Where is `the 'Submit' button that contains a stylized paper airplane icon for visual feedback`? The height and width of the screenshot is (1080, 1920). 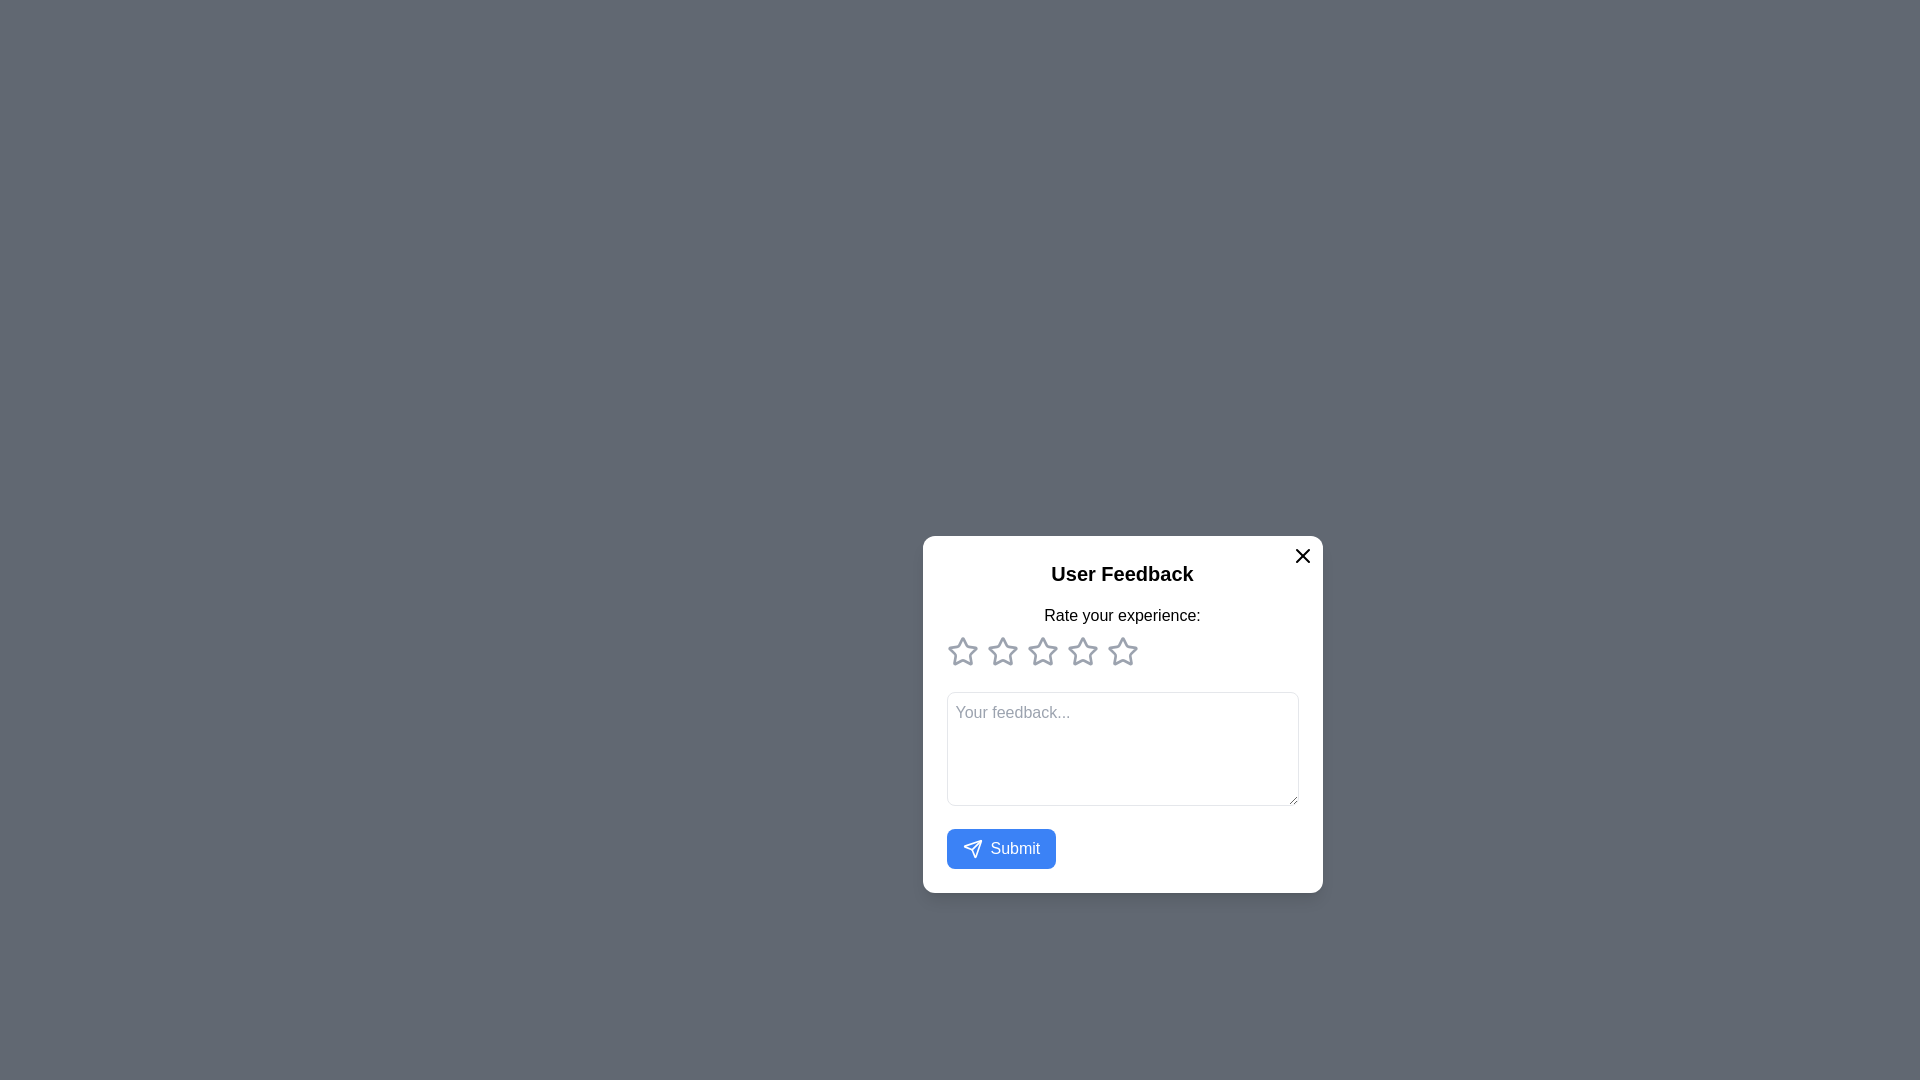 the 'Submit' button that contains a stylized paper airplane icon for visual feedback is located at coordinates (972, 848).